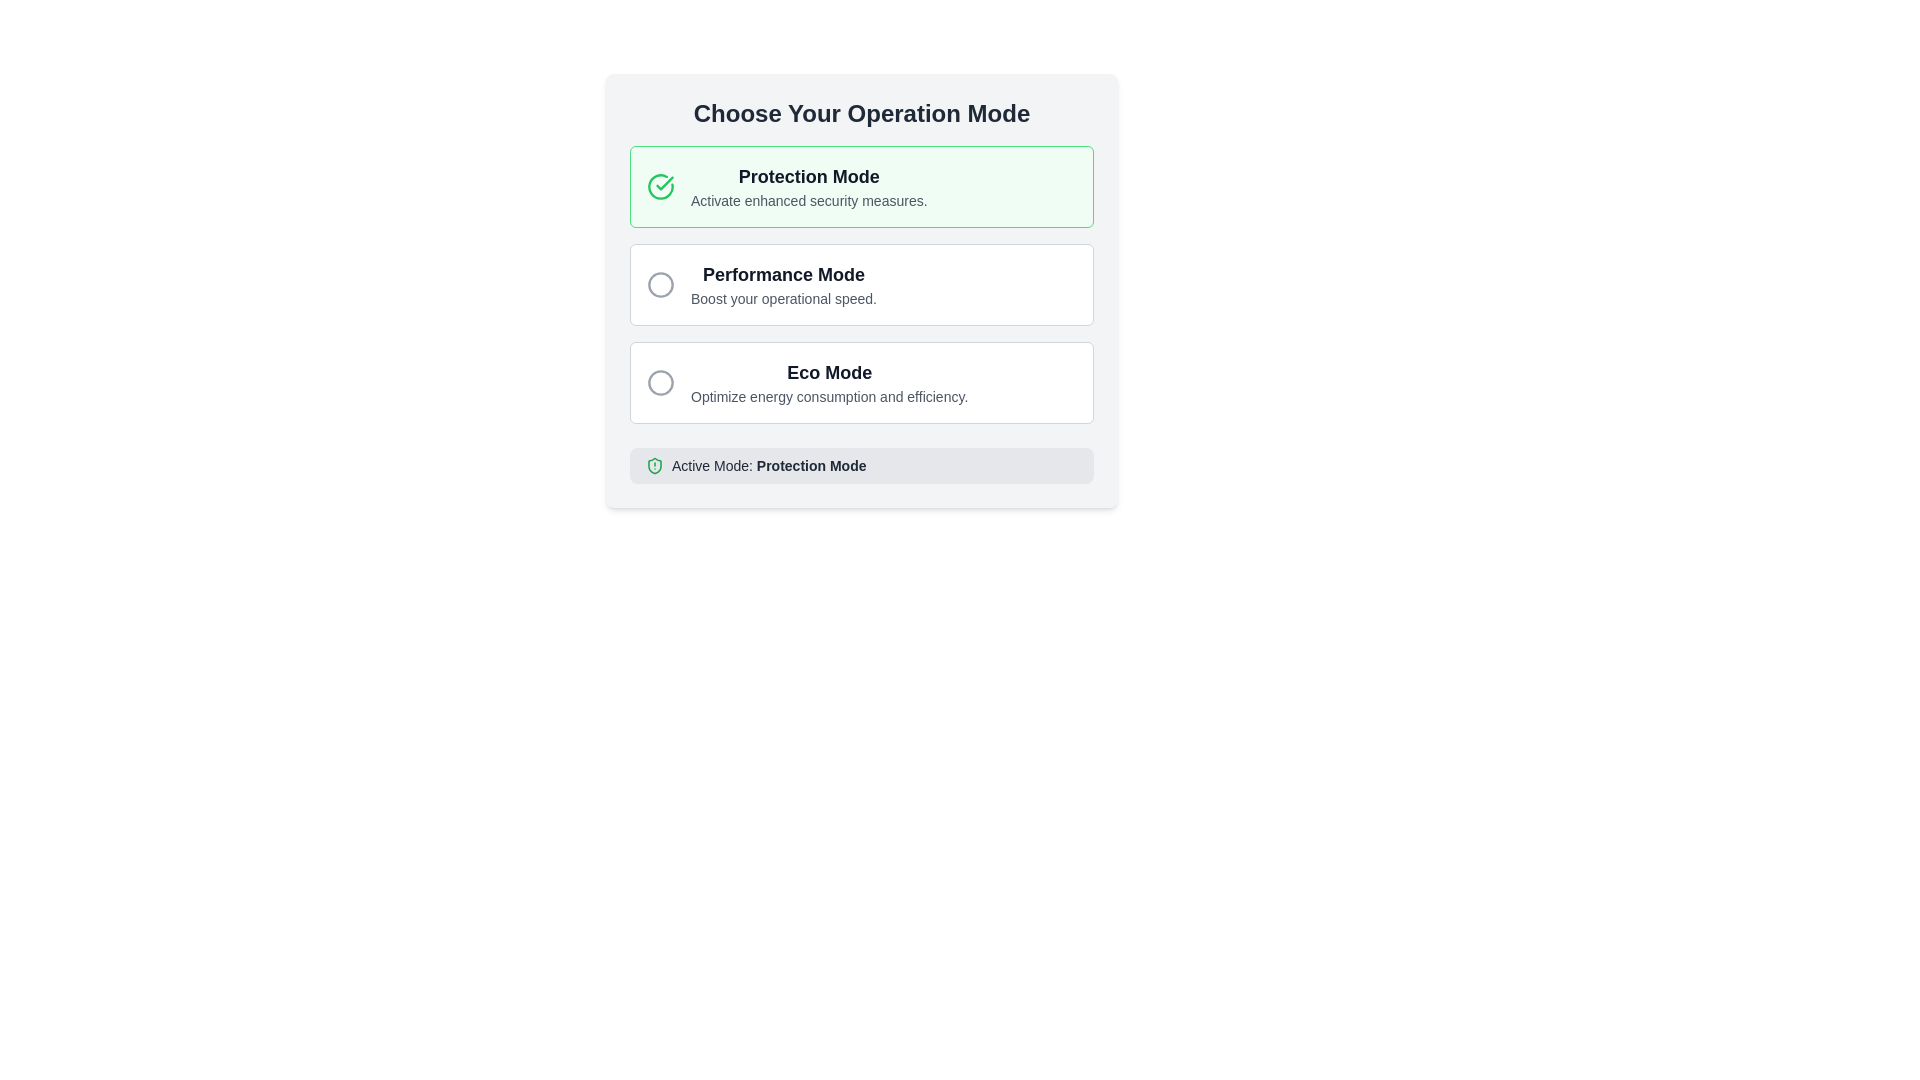 The width and height of the screenshot is (1920, 1080). I want to click on the icon indicating the 'Performance Mode' status, located on the left side of the 'Performance Mode' section, so click(661, 285).